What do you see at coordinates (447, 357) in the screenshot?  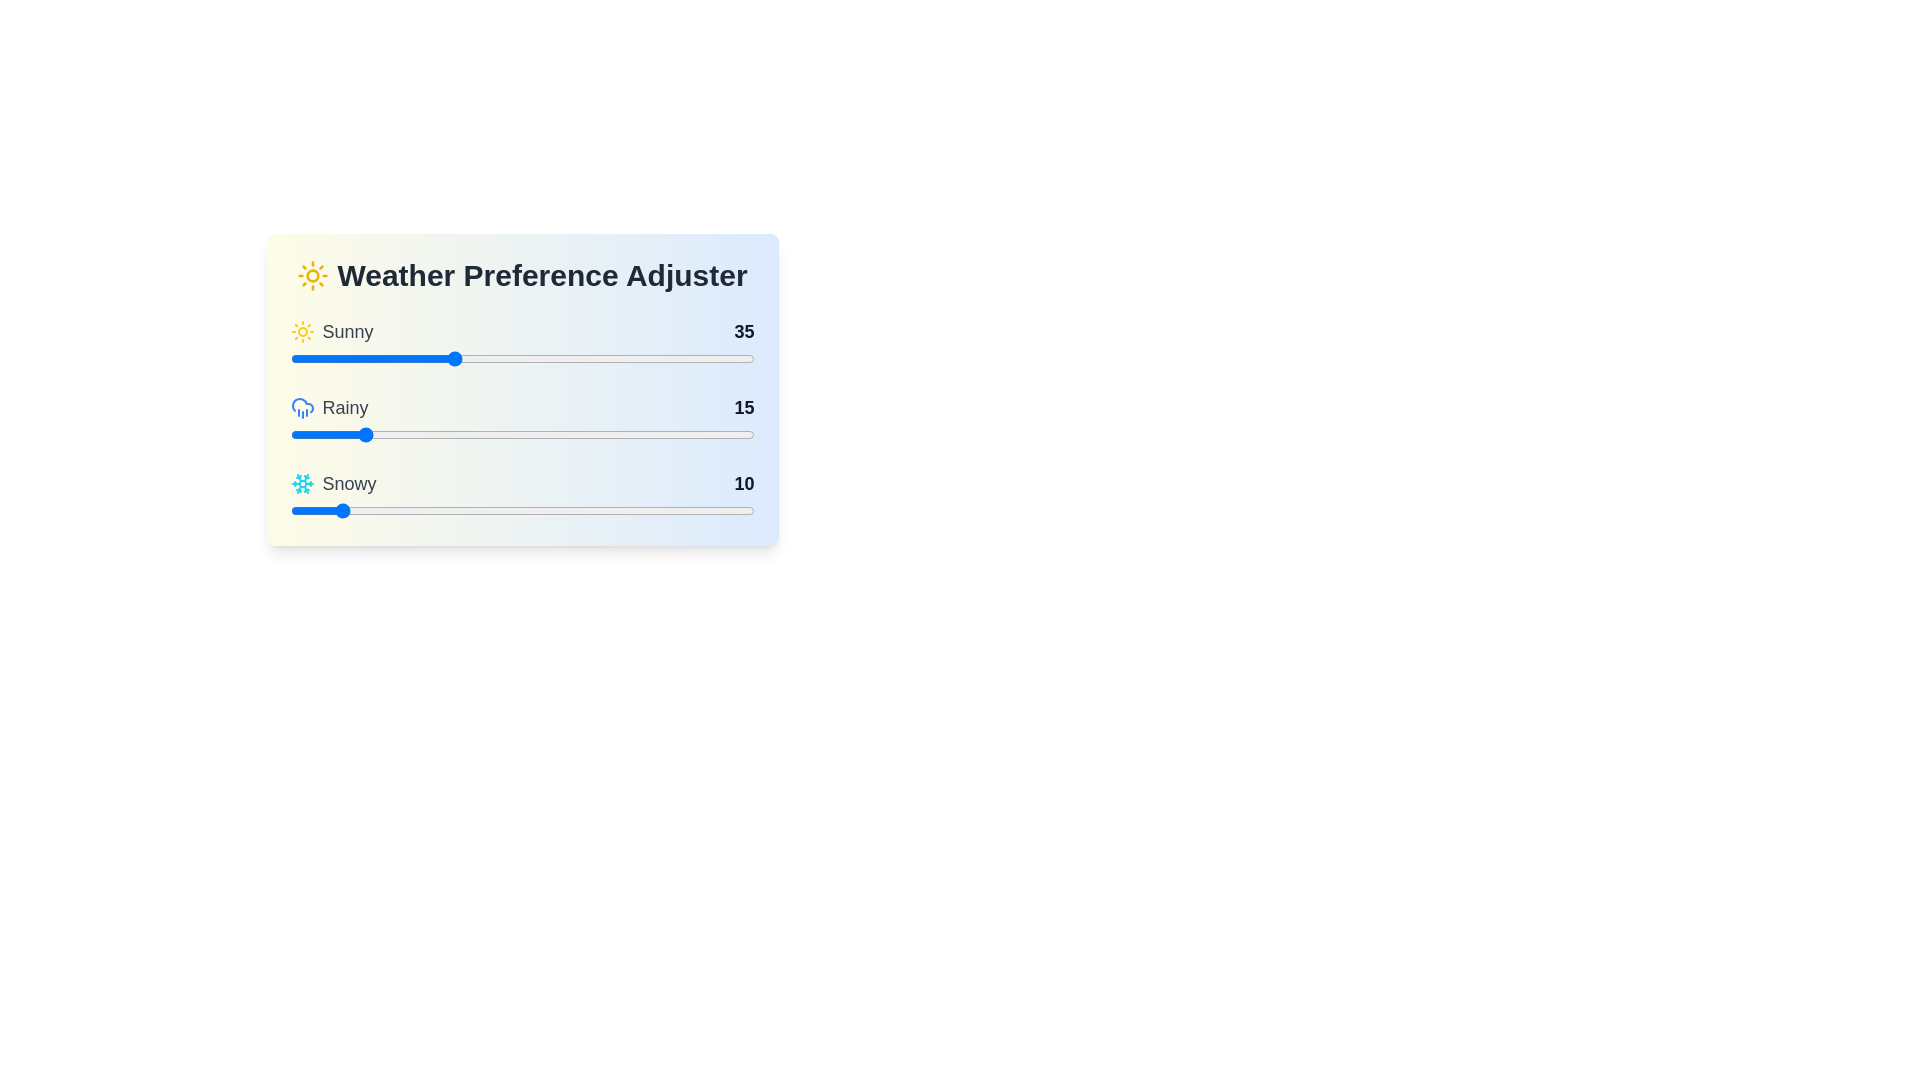 I see `the 'Sunny' slider to the specified value 34` at bounding box center [447, 357].